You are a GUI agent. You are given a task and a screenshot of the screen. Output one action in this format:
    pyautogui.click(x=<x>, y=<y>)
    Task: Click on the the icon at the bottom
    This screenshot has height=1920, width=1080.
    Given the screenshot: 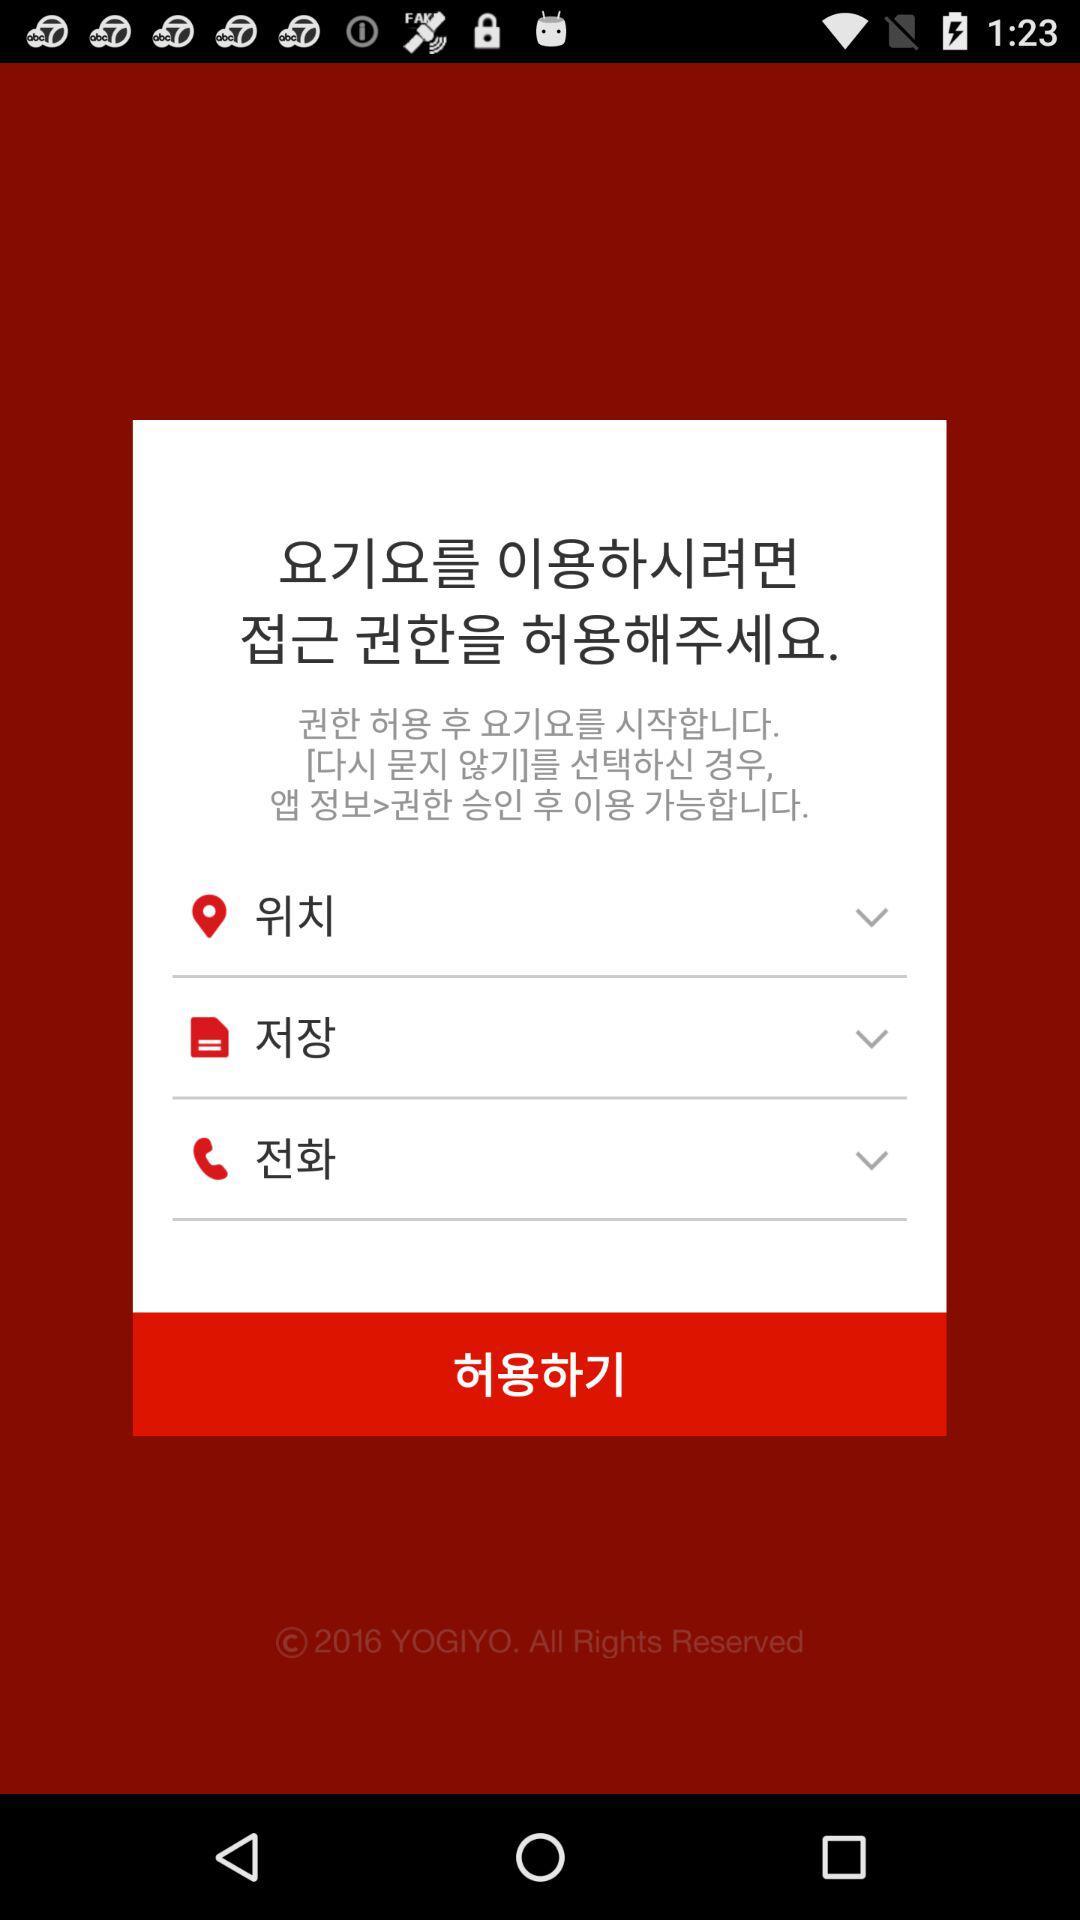 What is the action you would take?
    pyautogui.click(x=538, y=1373)
    